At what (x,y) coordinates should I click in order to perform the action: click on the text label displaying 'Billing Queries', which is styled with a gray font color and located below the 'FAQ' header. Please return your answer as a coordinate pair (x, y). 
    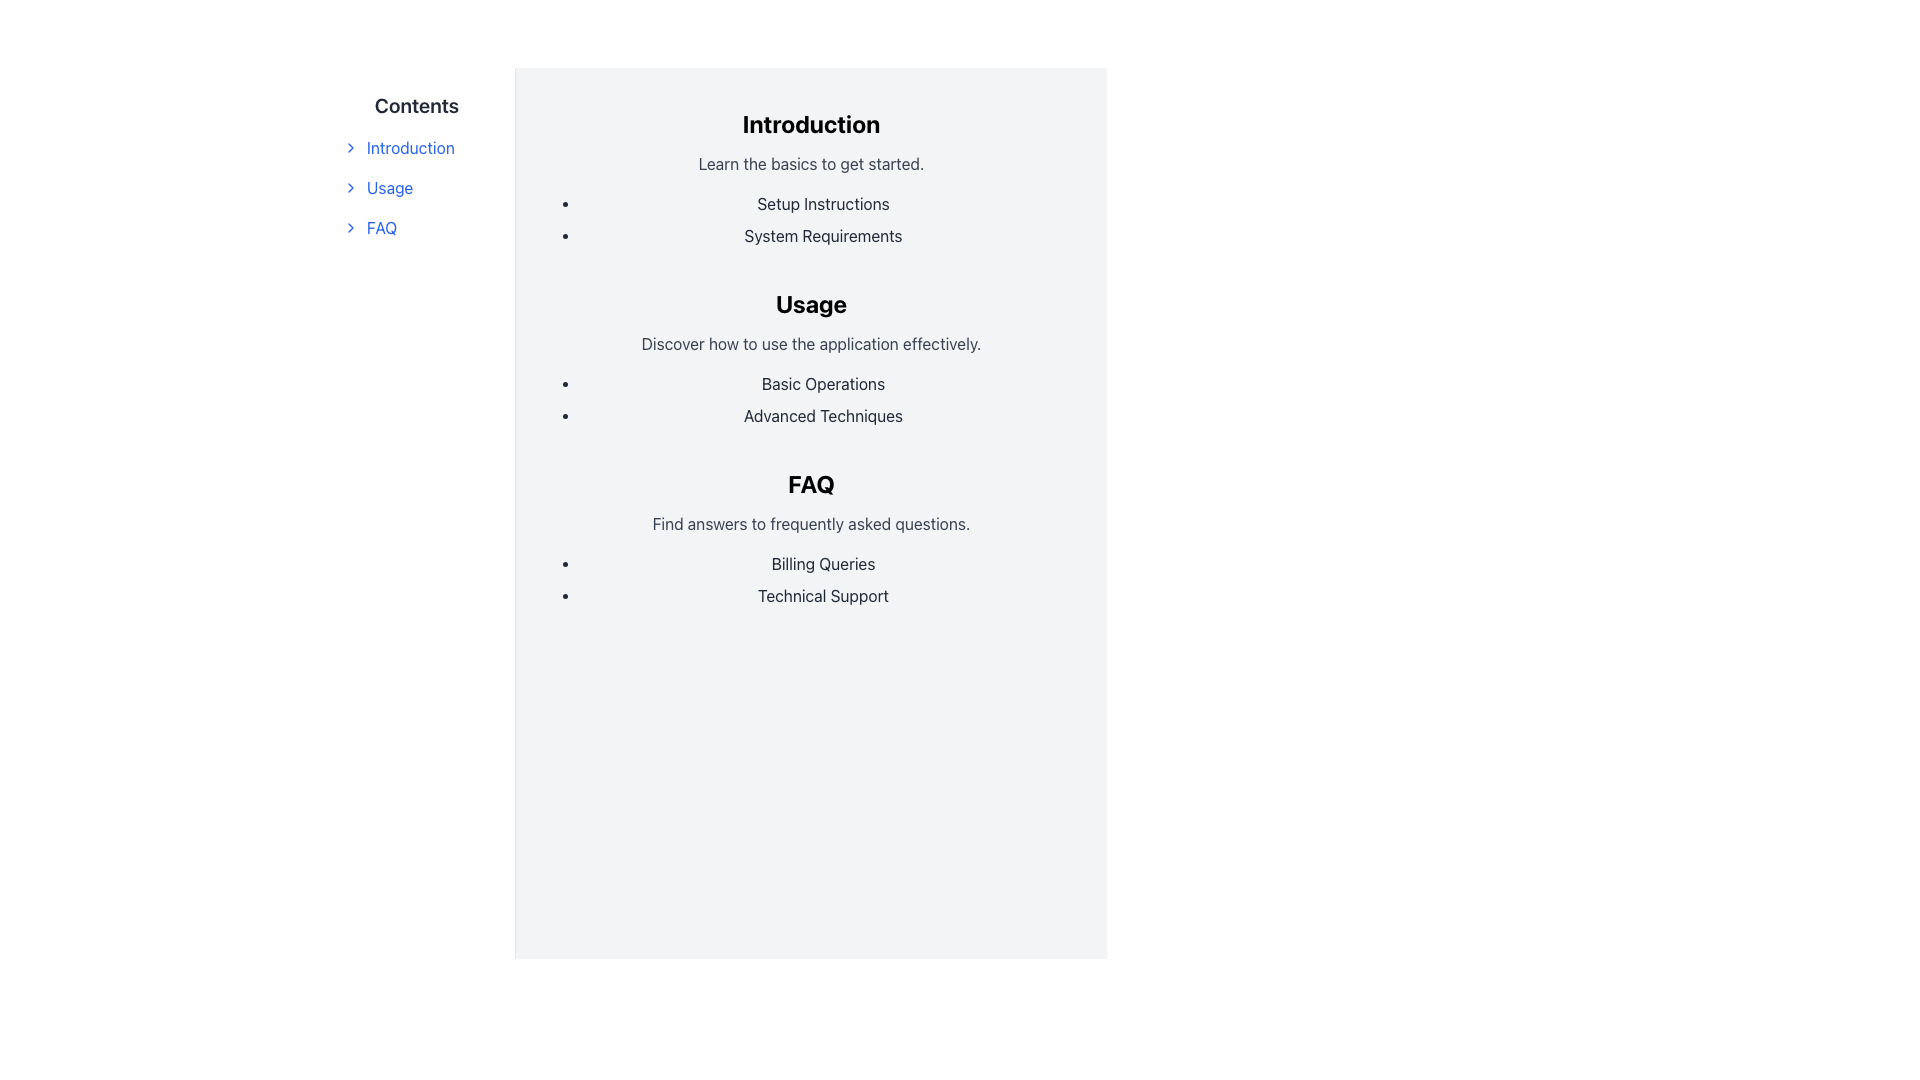
    Looking at the image, I should click on (823, 563).